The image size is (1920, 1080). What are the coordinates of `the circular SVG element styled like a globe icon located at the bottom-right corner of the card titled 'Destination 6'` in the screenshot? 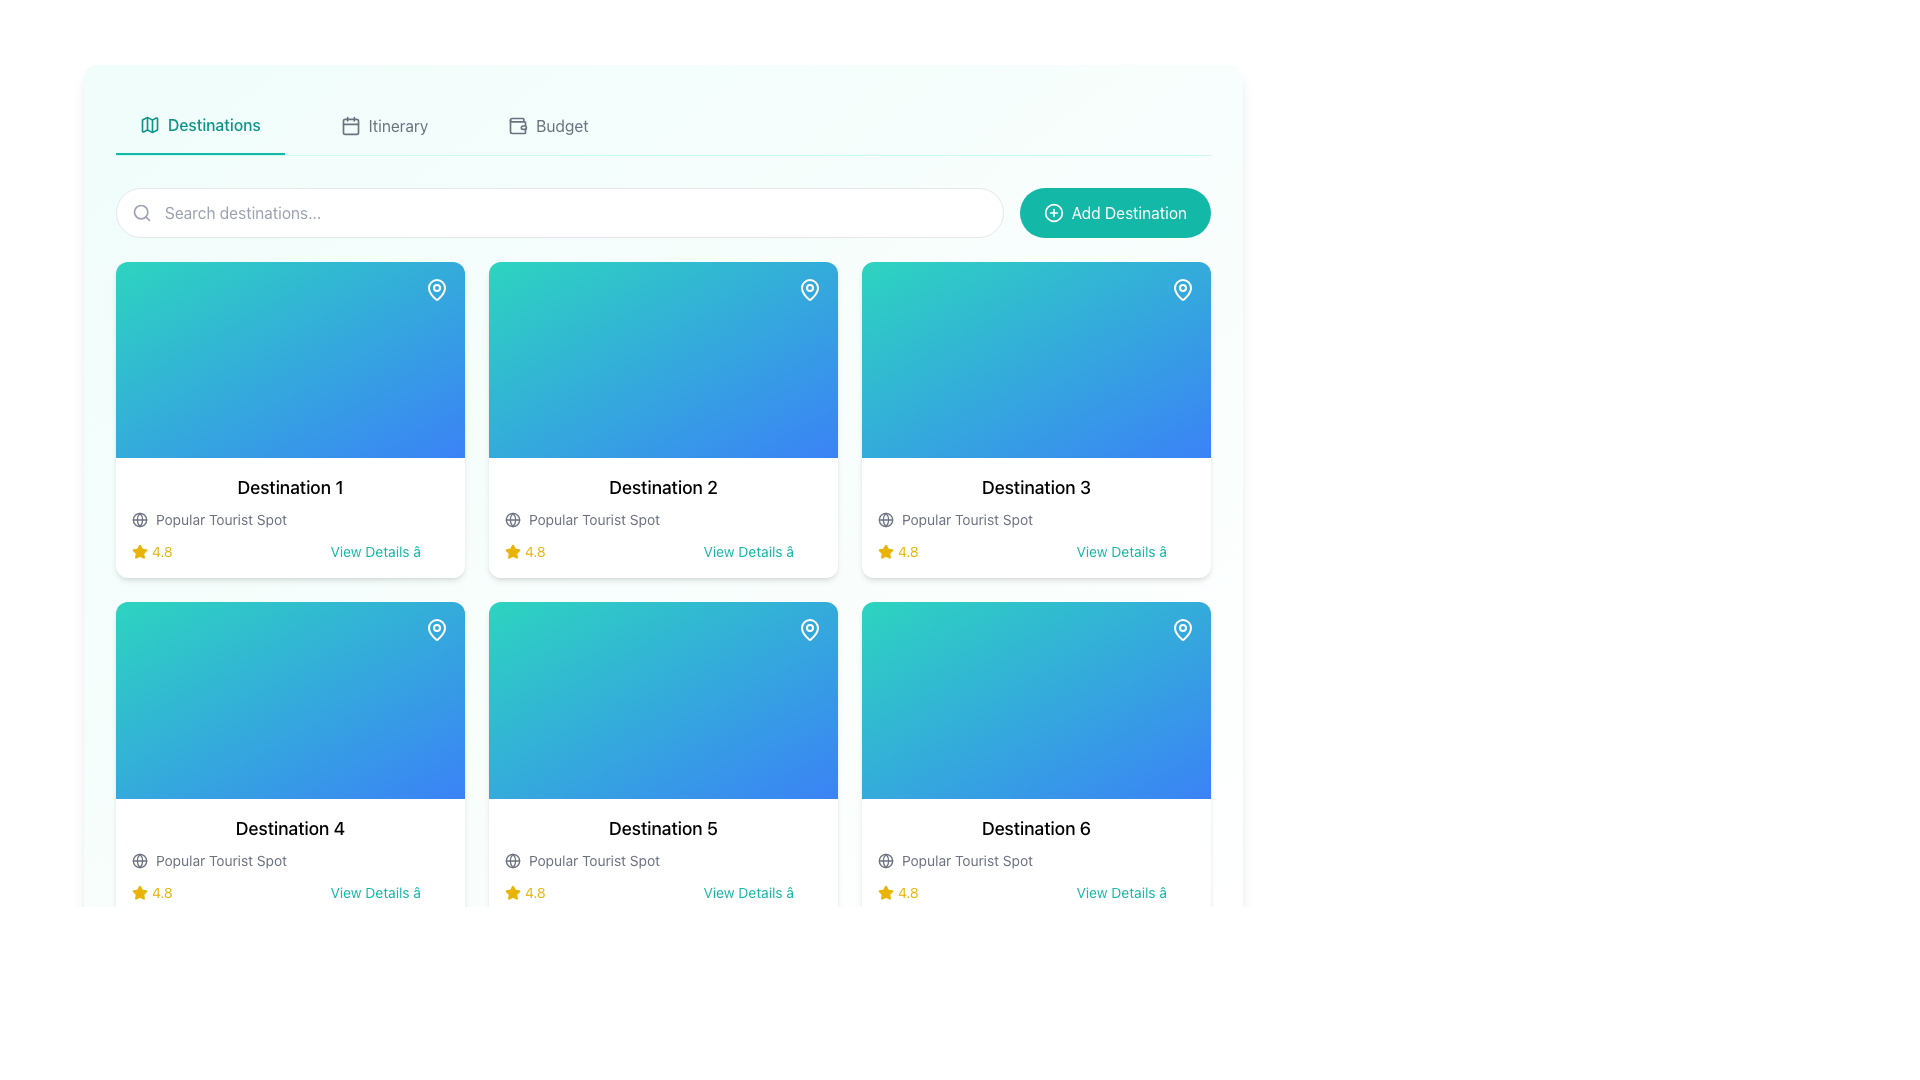 It's located at (885, 859).